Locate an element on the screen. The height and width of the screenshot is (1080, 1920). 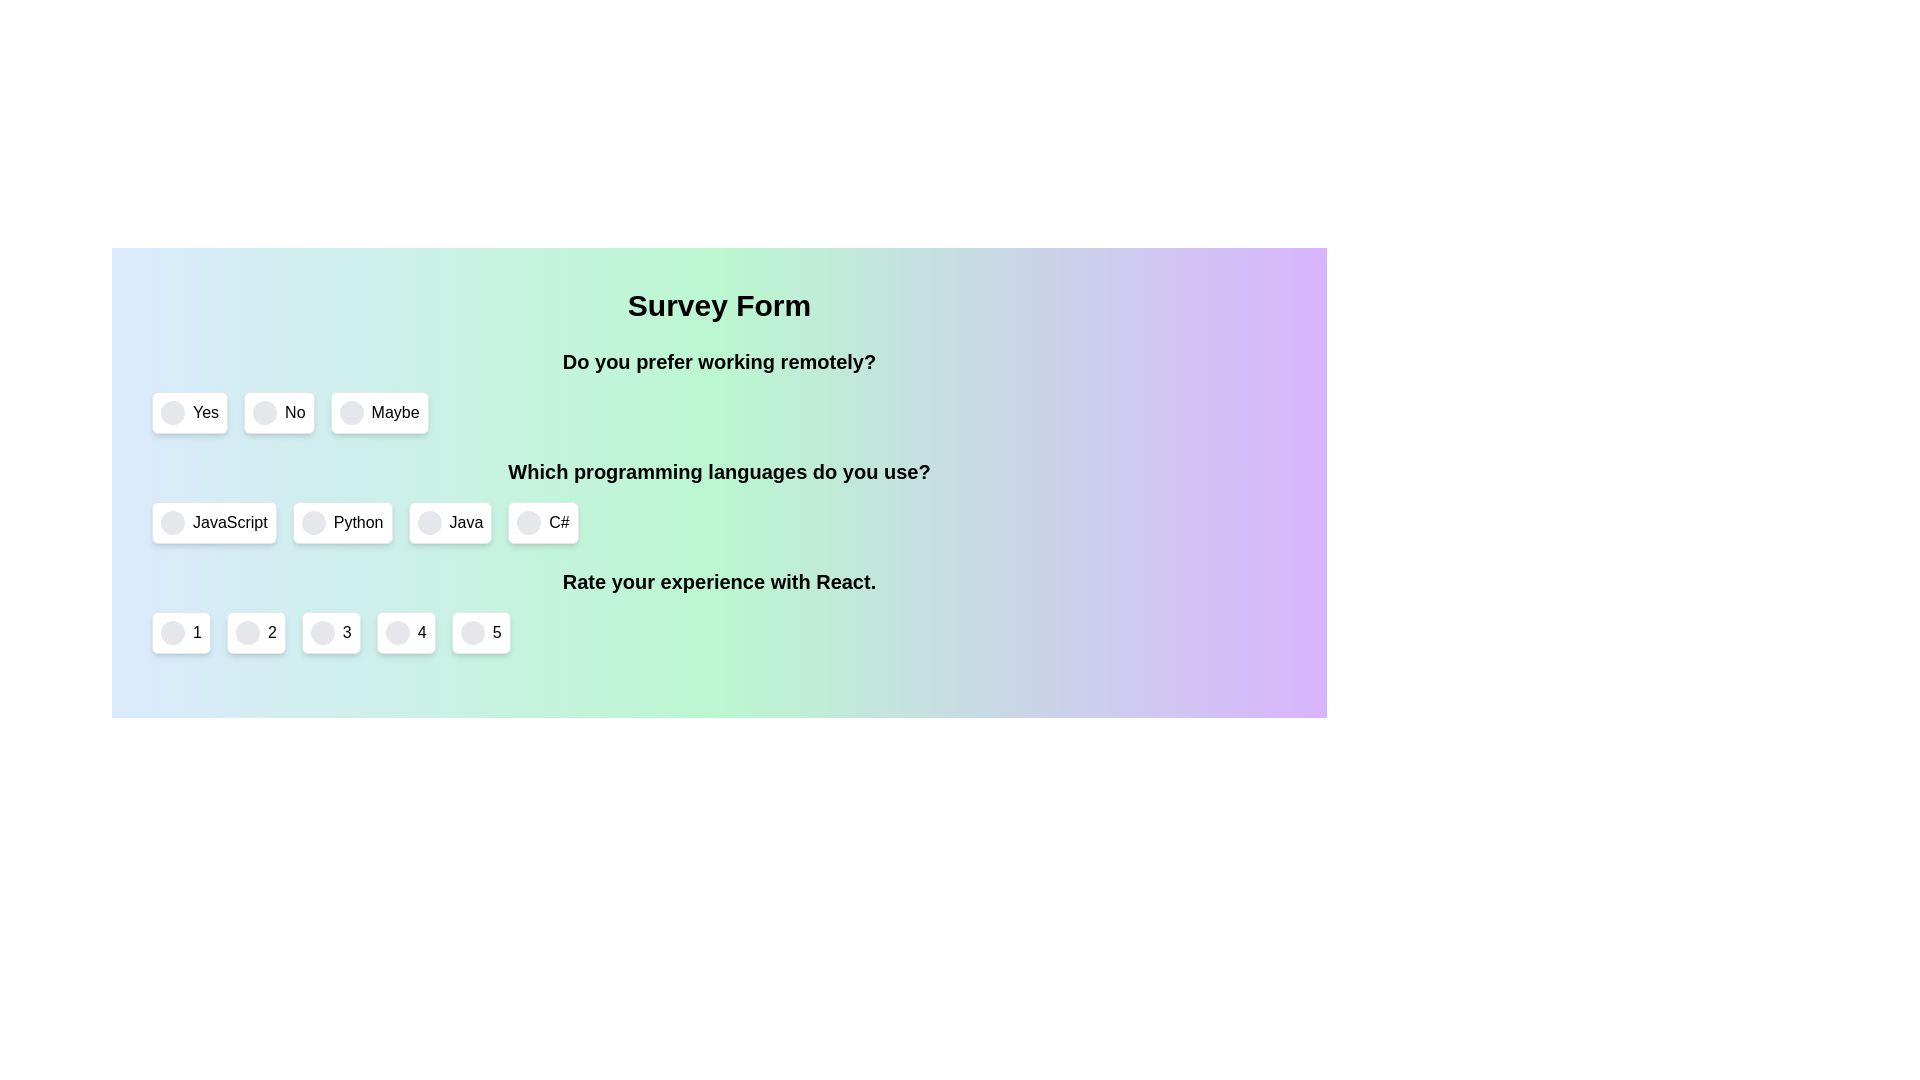
the 'Maybe' button, which is the third button in a row of three options labeled 'Yes', 'No', and 'Maybe', located at the top-left section of the interface is located at coordinates (379, 411).